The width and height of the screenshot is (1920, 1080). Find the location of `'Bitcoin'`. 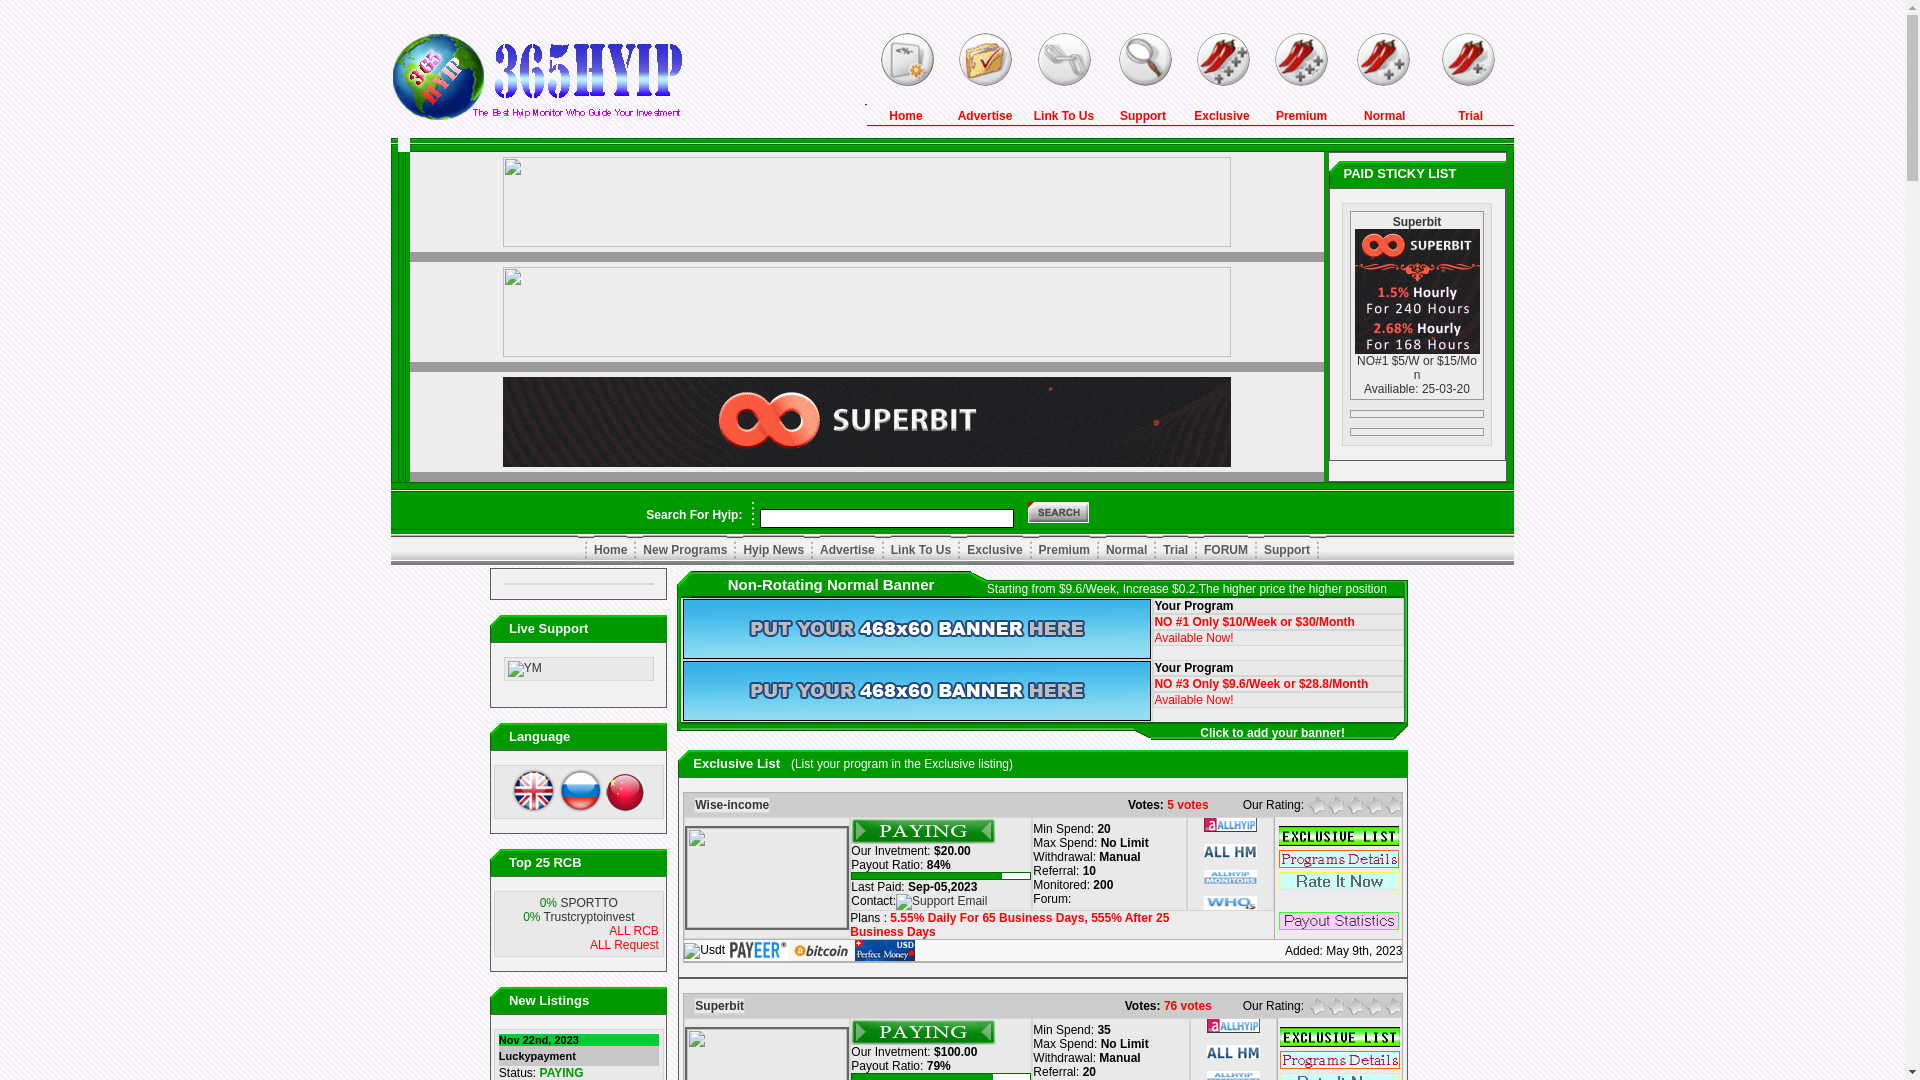

'Bitcoin' is located at coordinates (821, 948).